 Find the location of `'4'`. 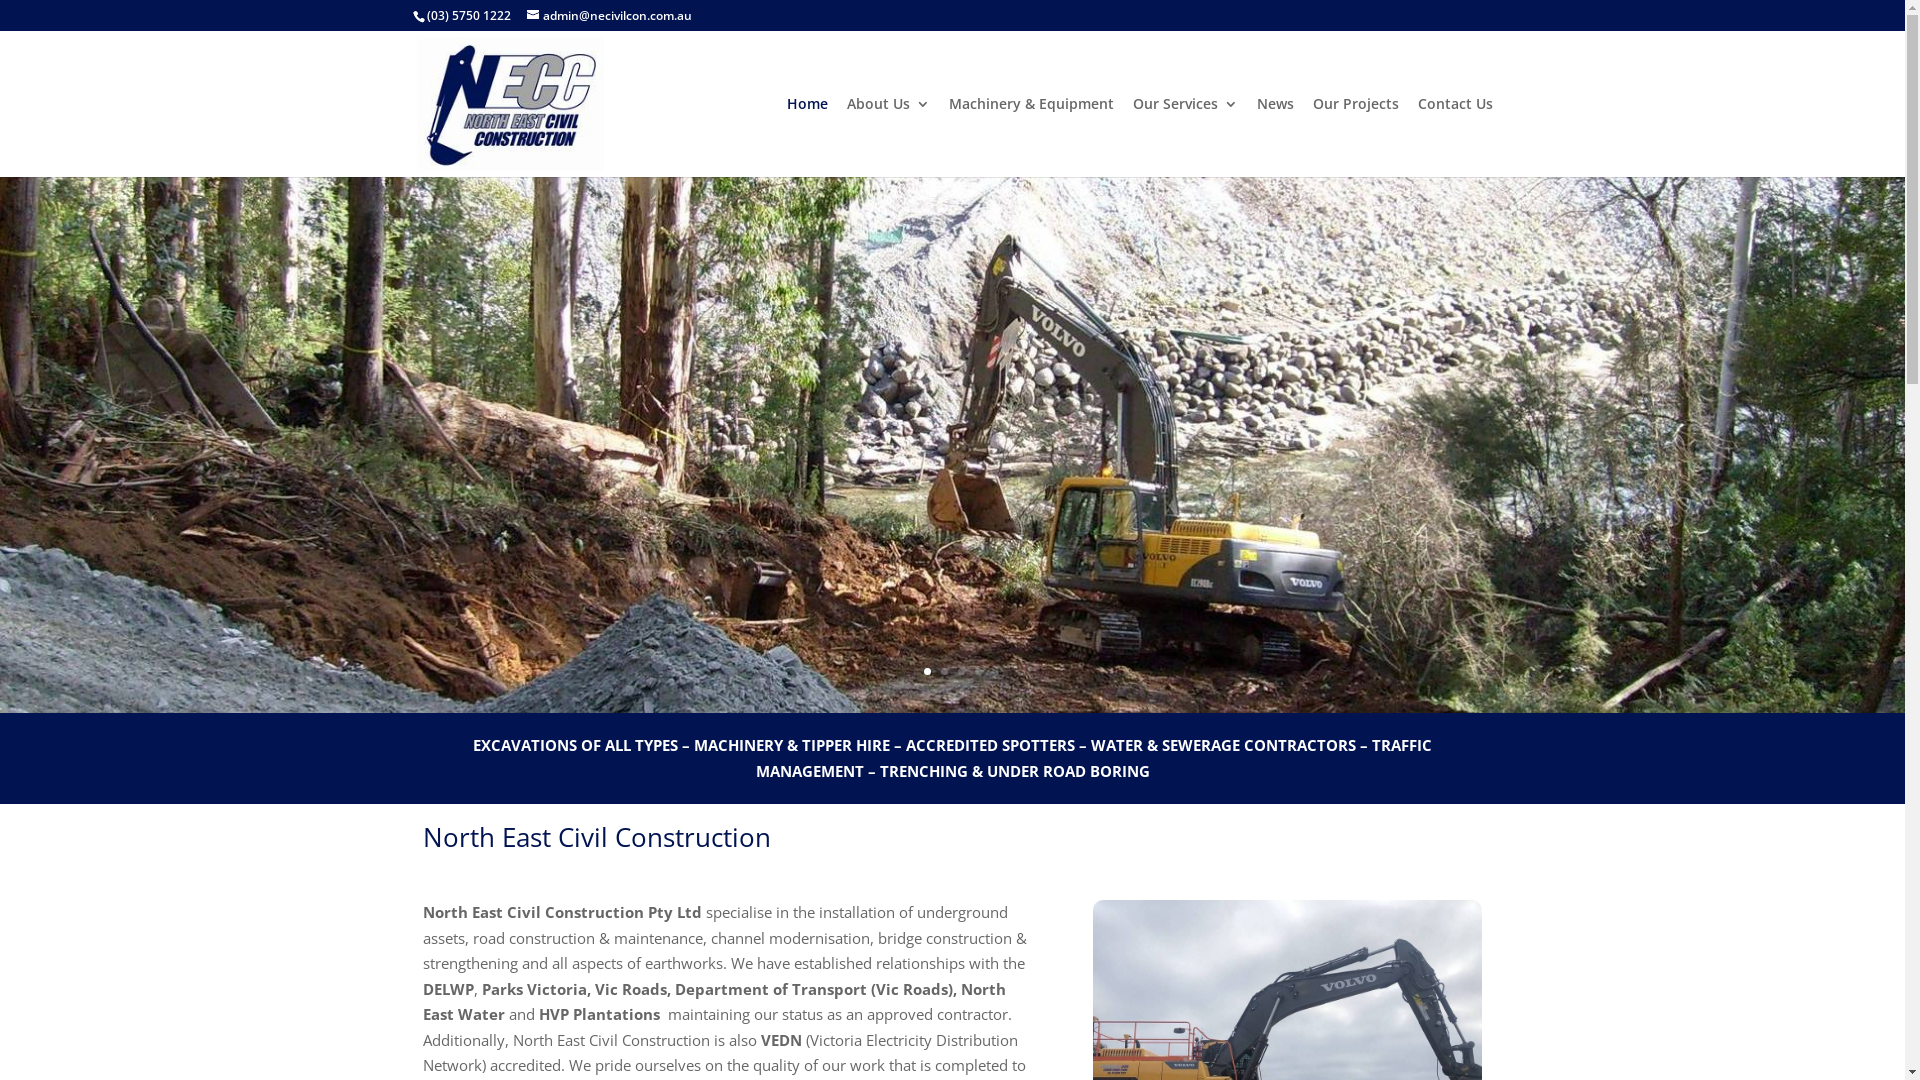

'4' is located at coordinates (977, 671).